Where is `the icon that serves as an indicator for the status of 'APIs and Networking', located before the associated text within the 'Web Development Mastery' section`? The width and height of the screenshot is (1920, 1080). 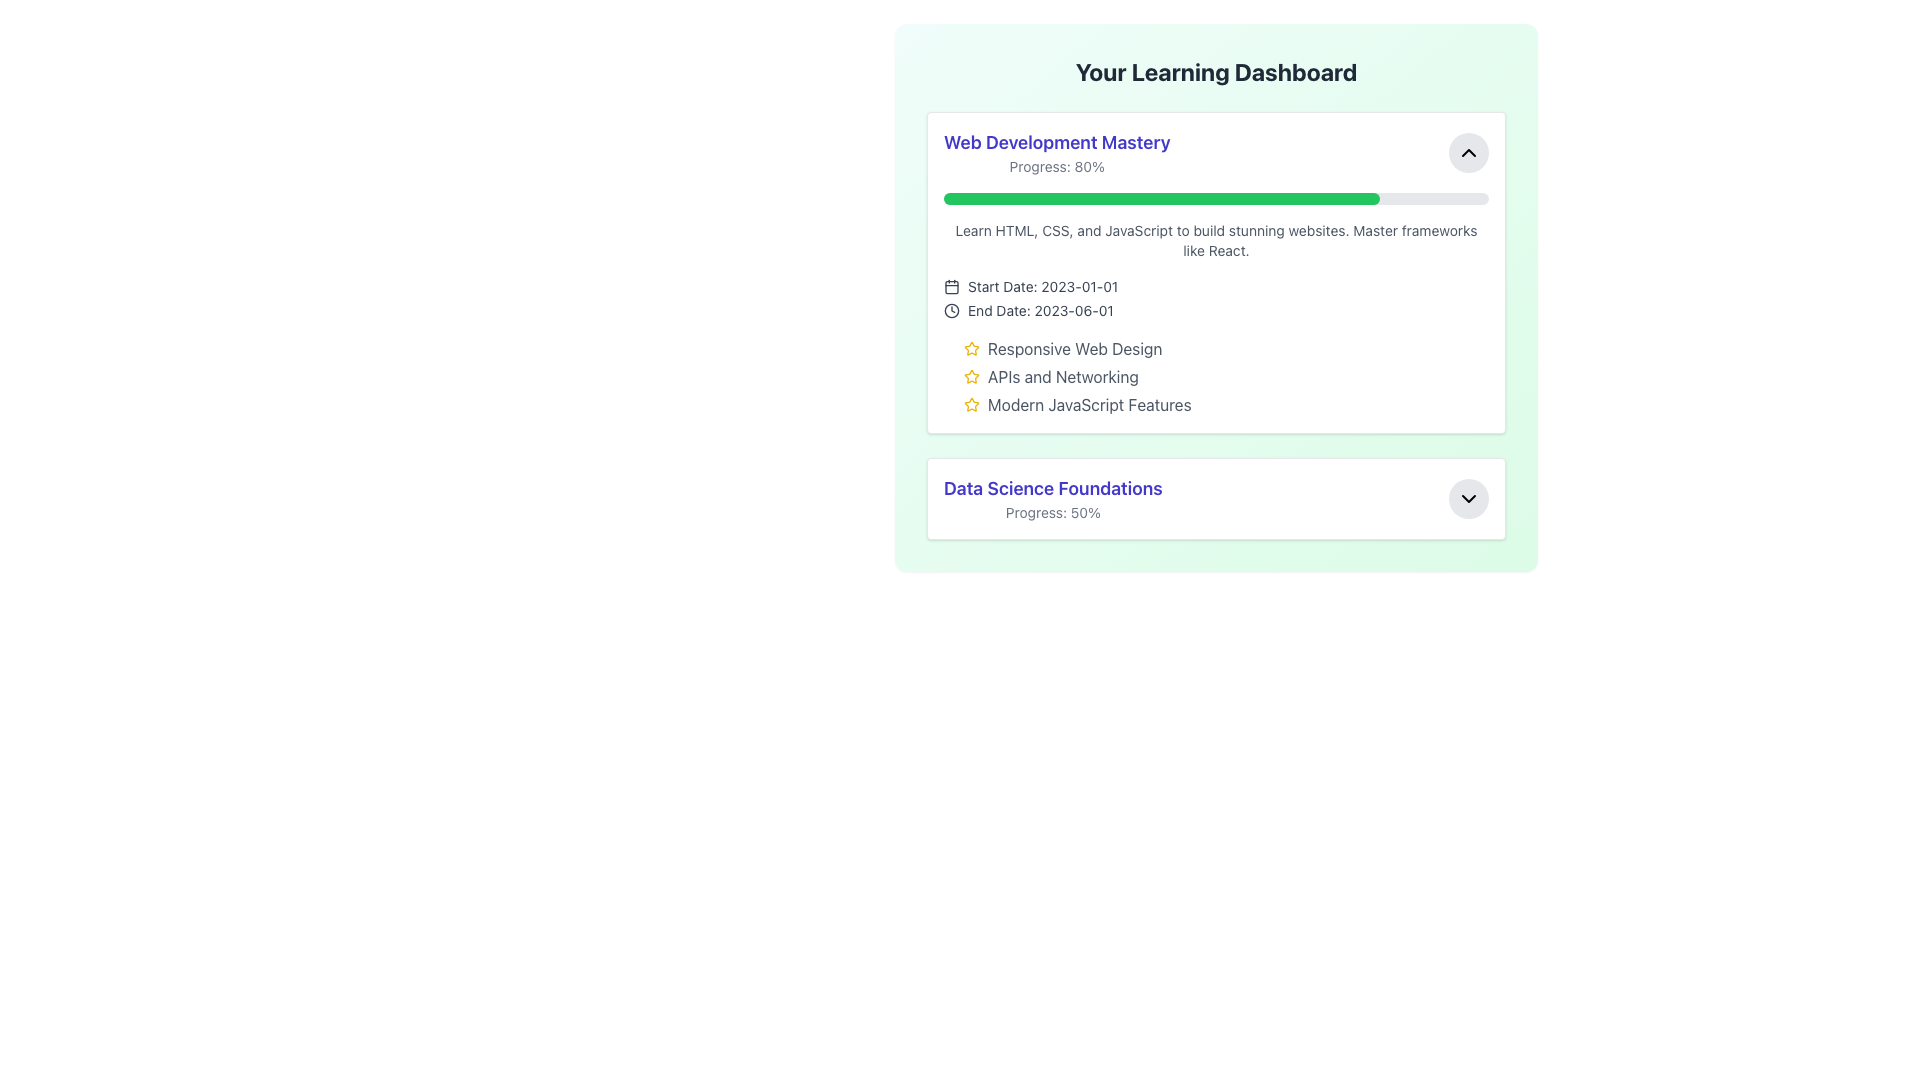 the icon that serves as an indicator for the status of 'APIs and Networking', located before the associated text within the 'Web Development Mastery' section is located at coordinates (971, 377).